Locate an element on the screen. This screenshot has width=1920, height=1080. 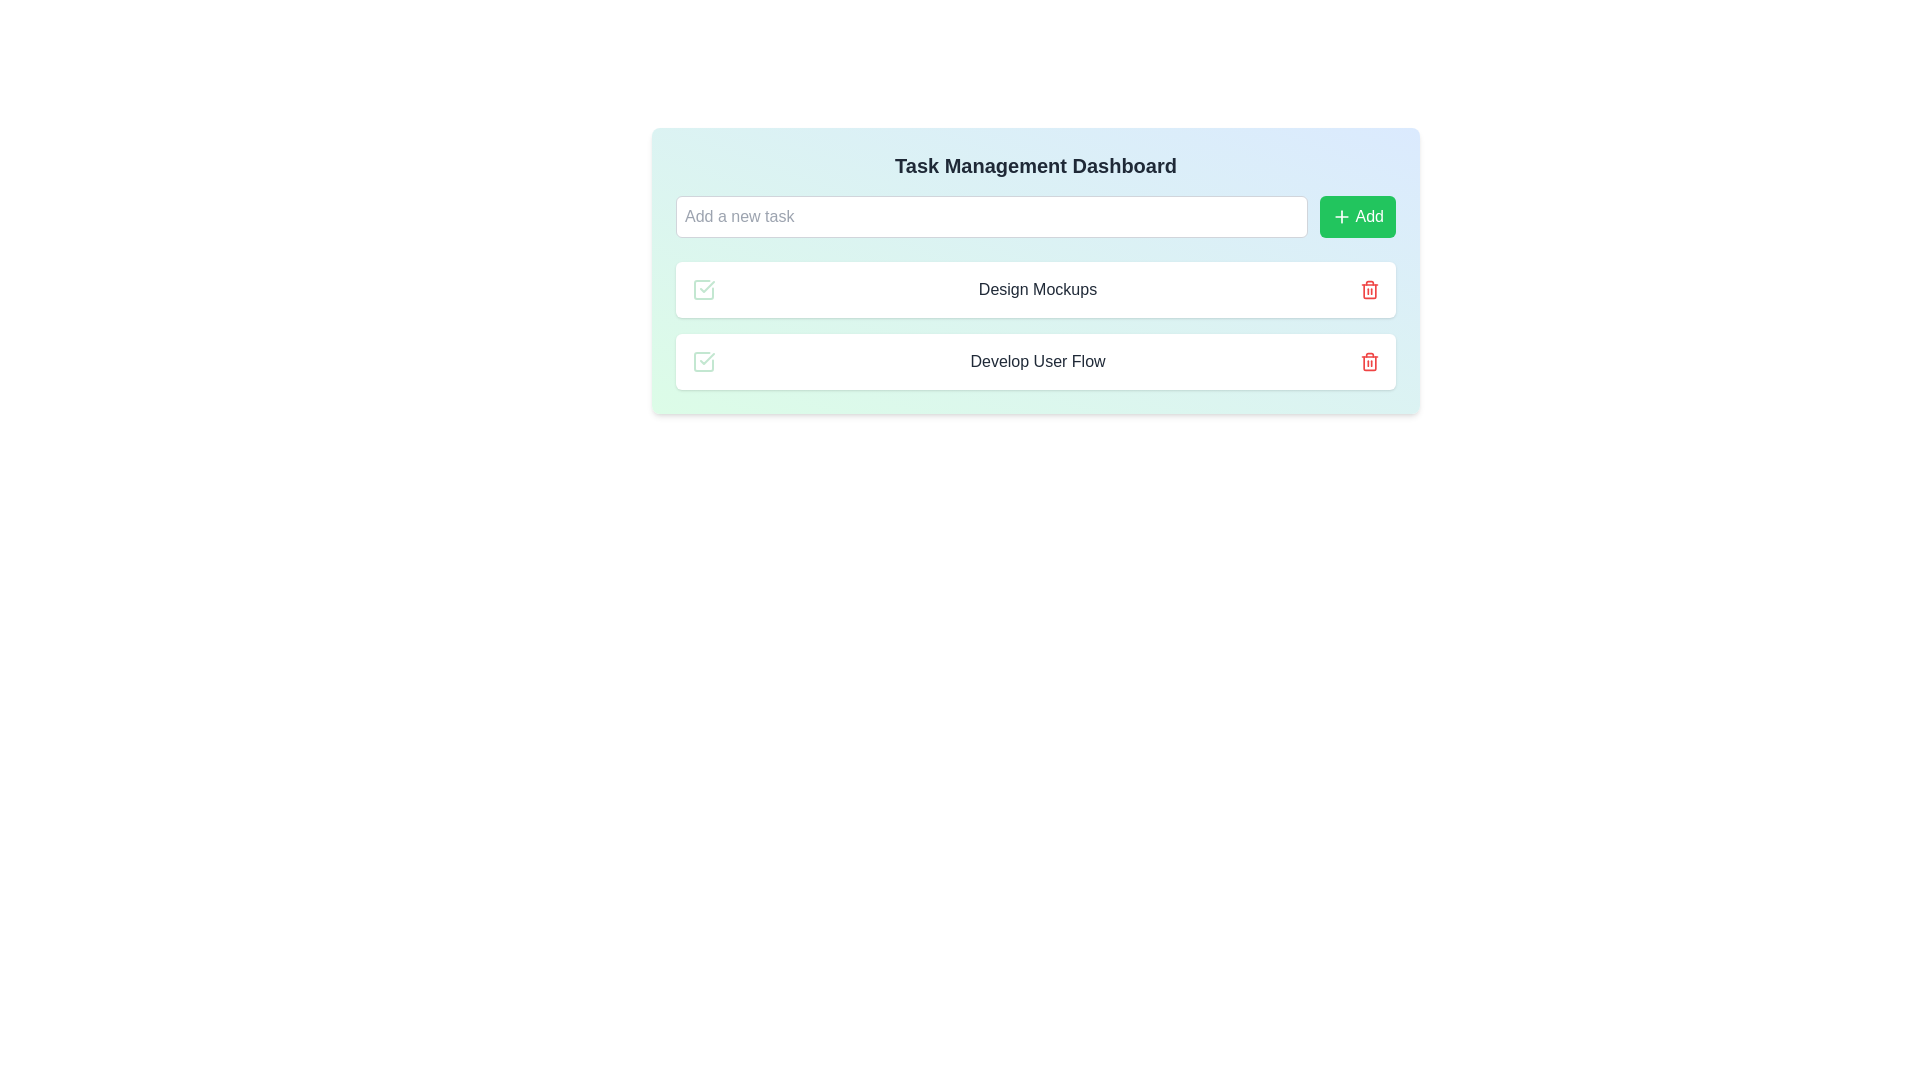
the green check mark button associated with the confirmation action, located to the left of the text 'Design Mockups' is located at coordinates (704, 289).